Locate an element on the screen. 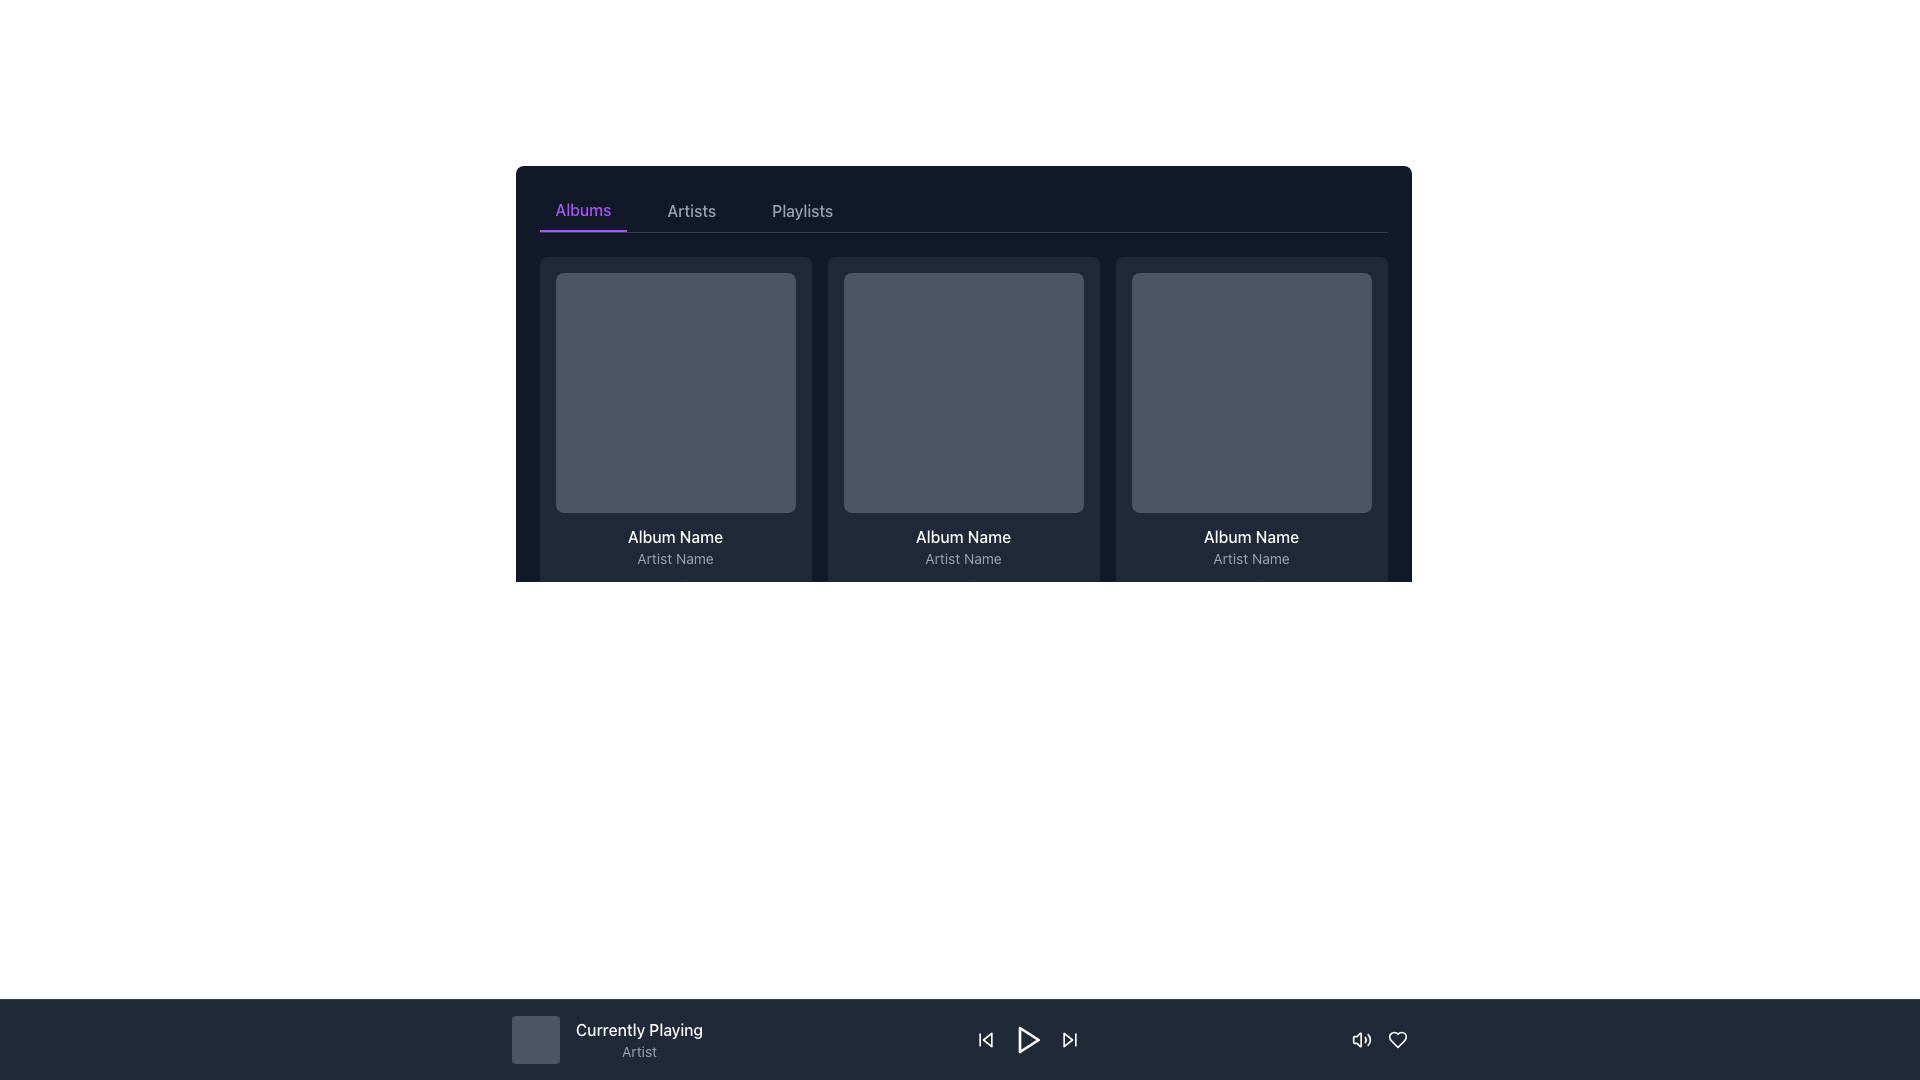 This screenshot has height=1080, width=1920. the first interactive media card representing a music album in the music browser is located at coordinates (675, 434).